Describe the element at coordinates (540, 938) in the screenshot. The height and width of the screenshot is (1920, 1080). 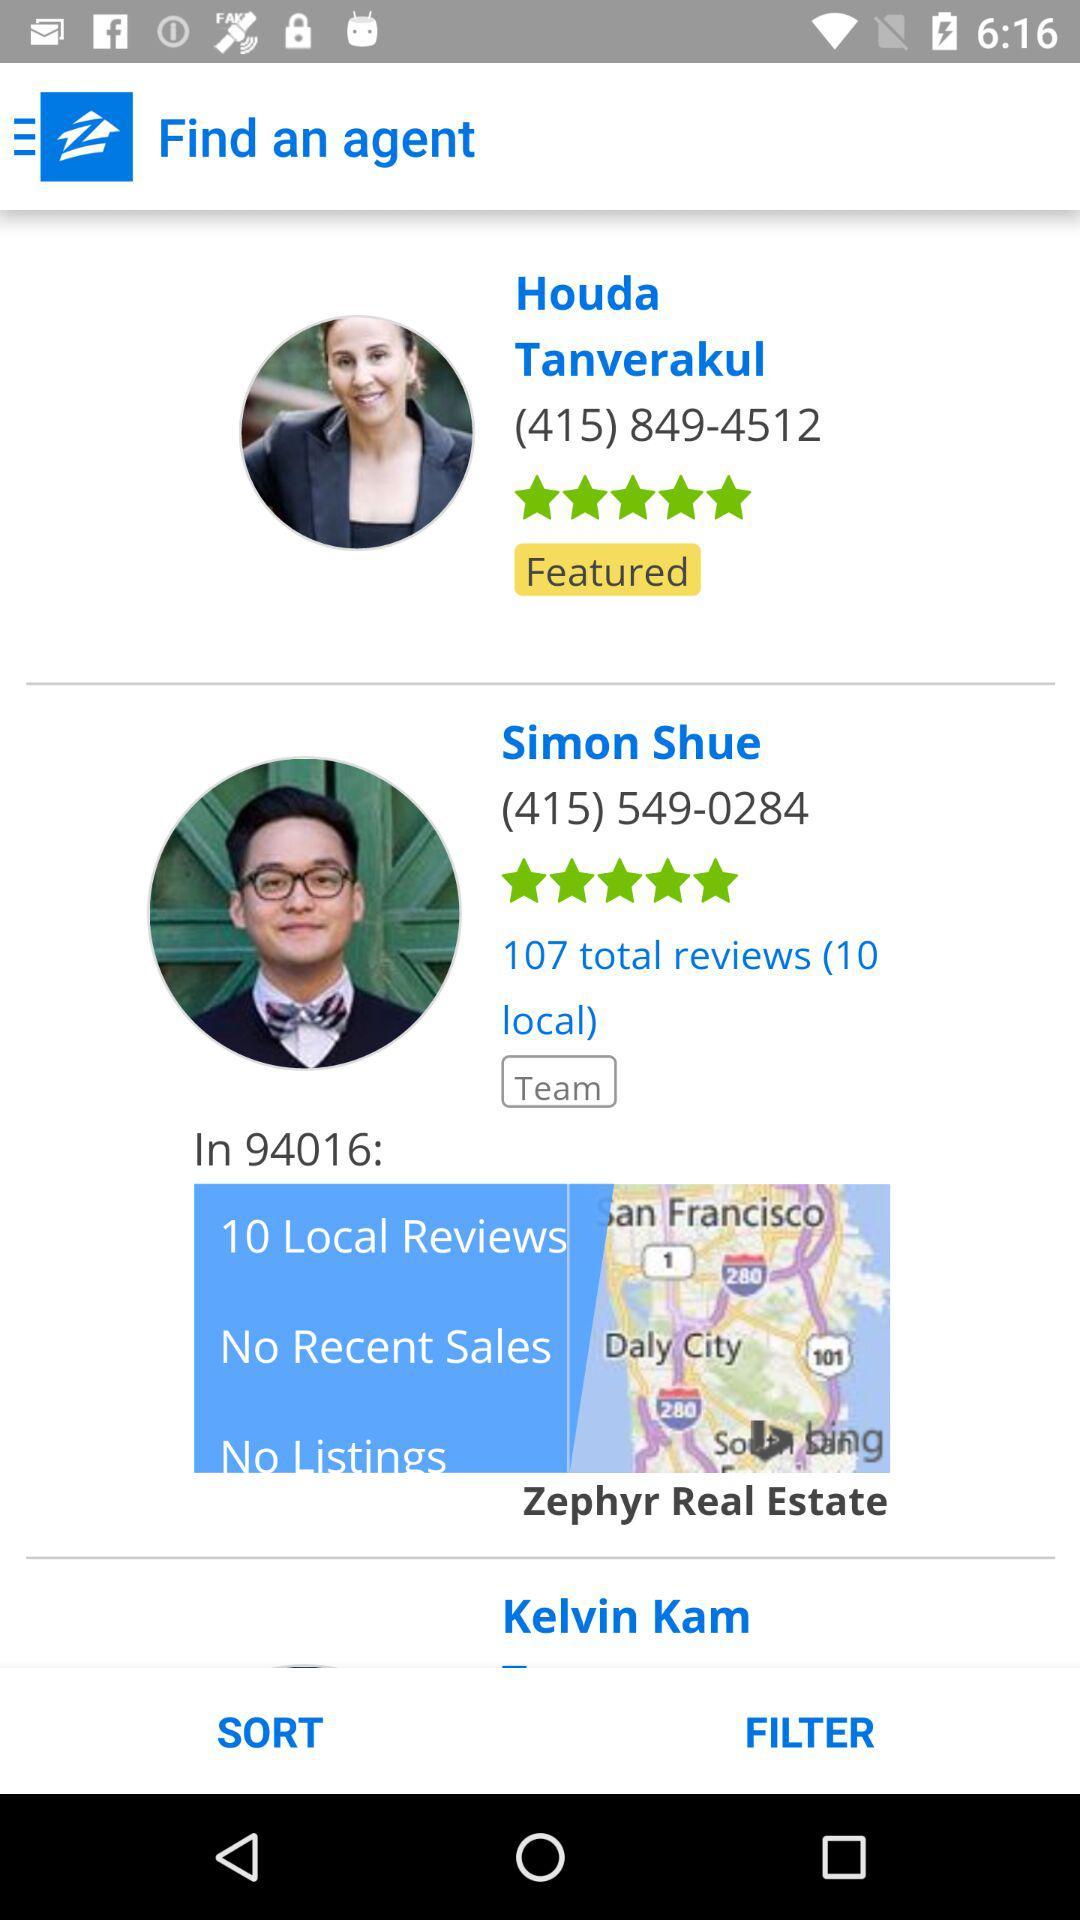
I see `filter option` at that location.